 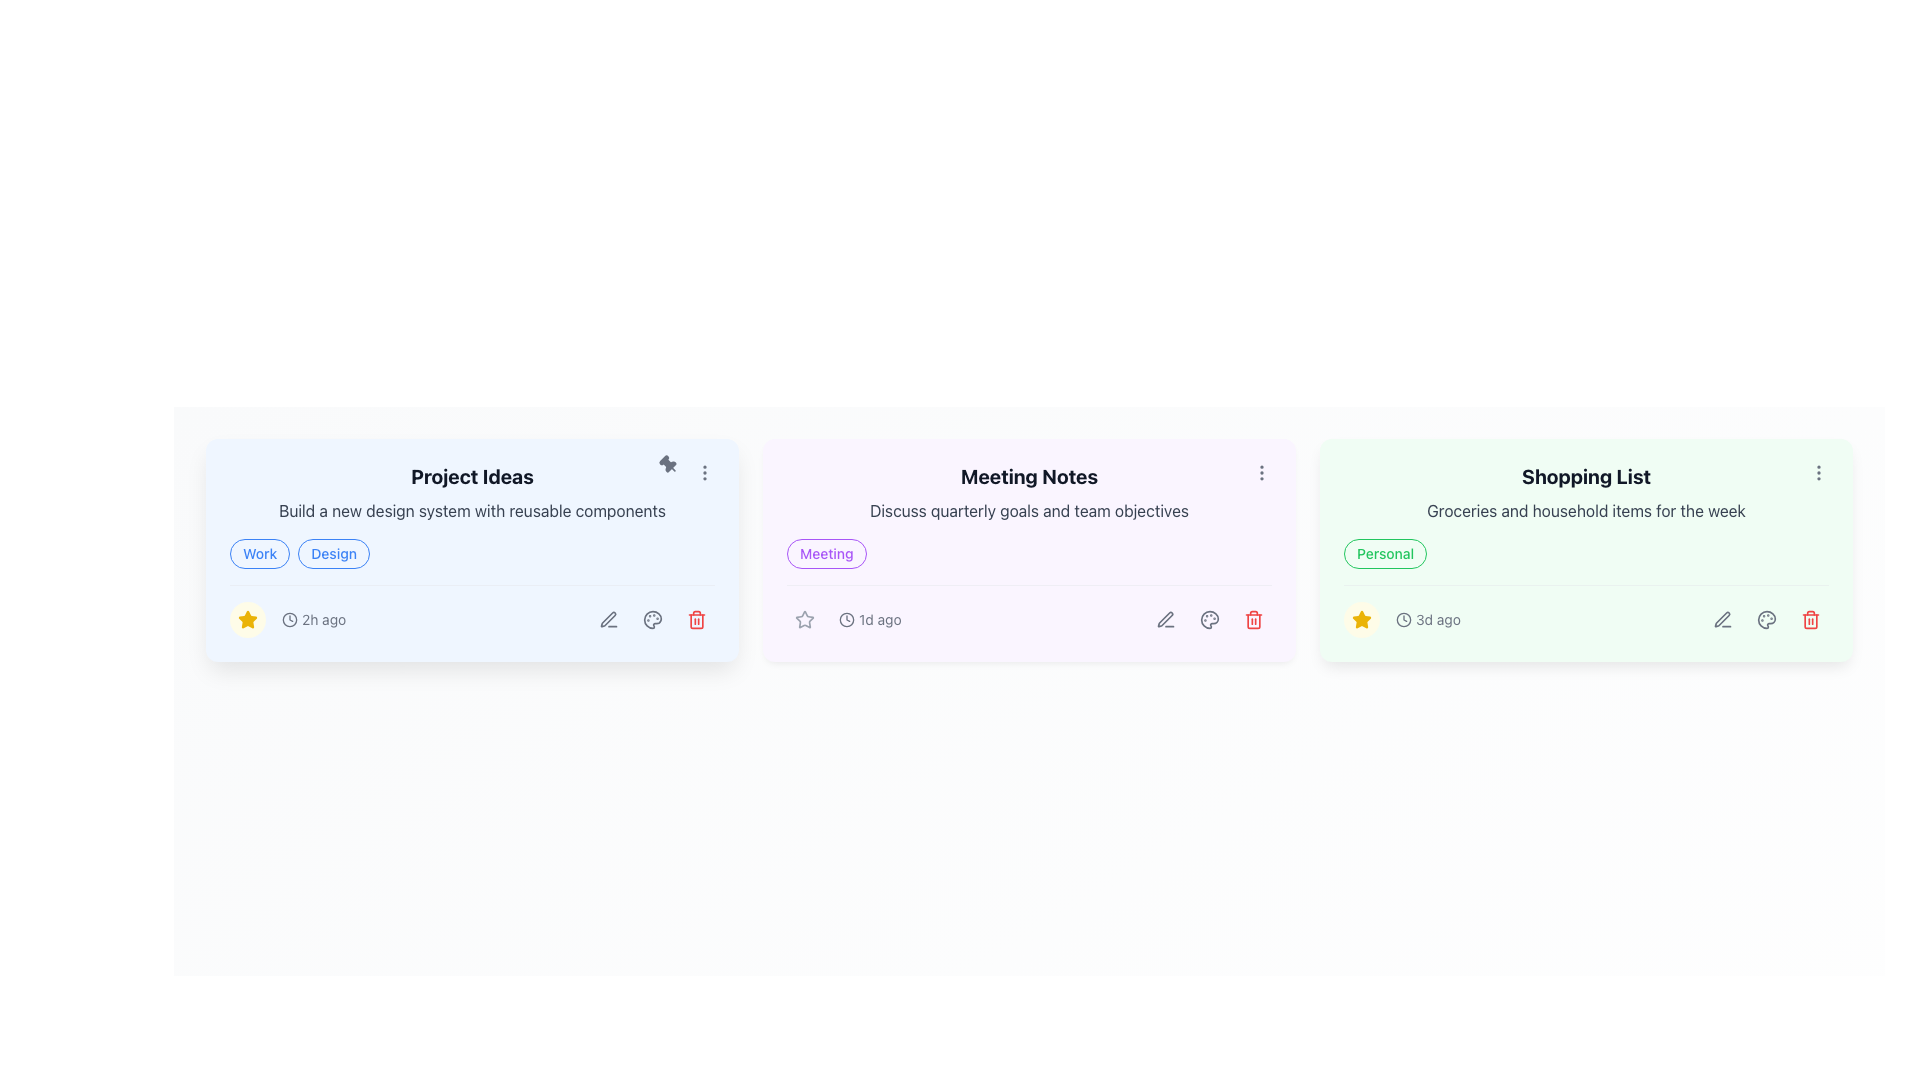 What do you see at coordinates (652, 619) in the screenshot?
I see `the palette icon located between the edit icon and delete icon at the bottom-right corner of the 'Project Ideas' card` at bounding box center [652, 619].